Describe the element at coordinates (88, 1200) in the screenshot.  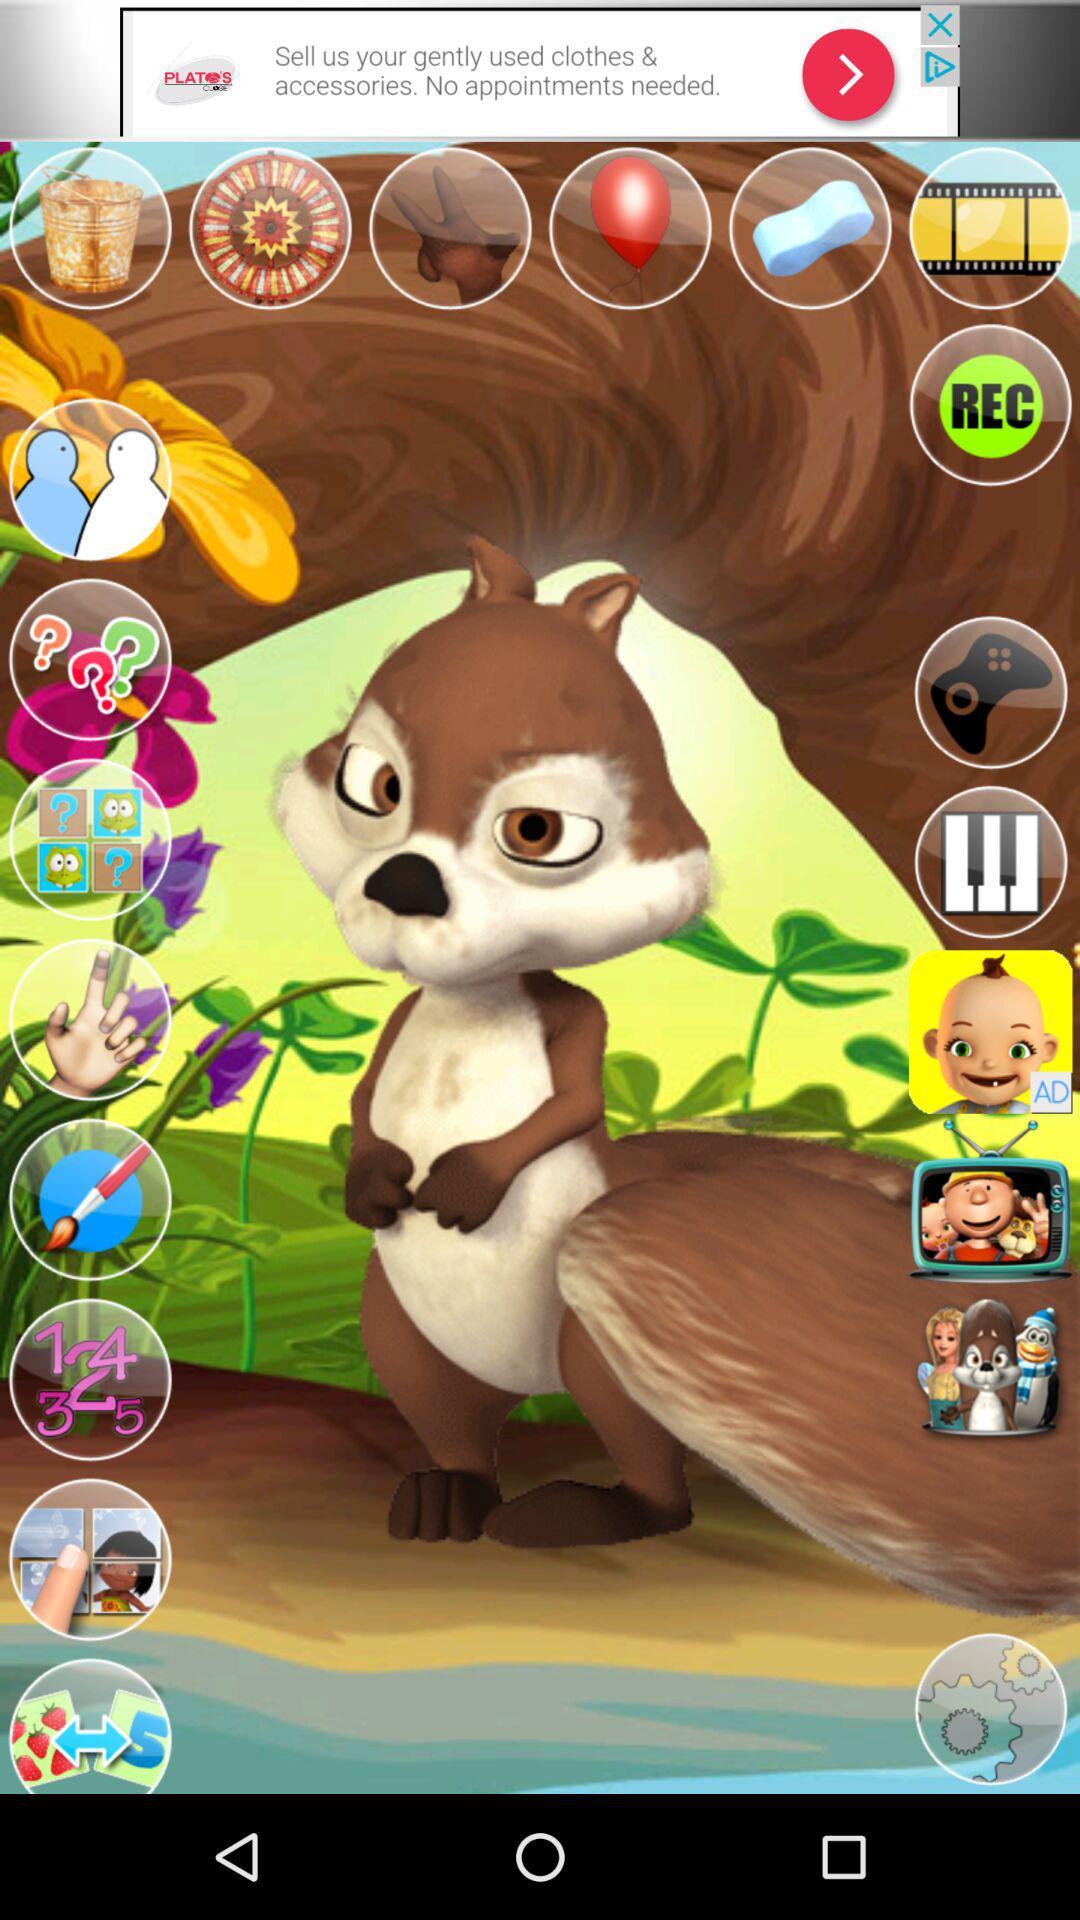
I see `edit character` at that location.